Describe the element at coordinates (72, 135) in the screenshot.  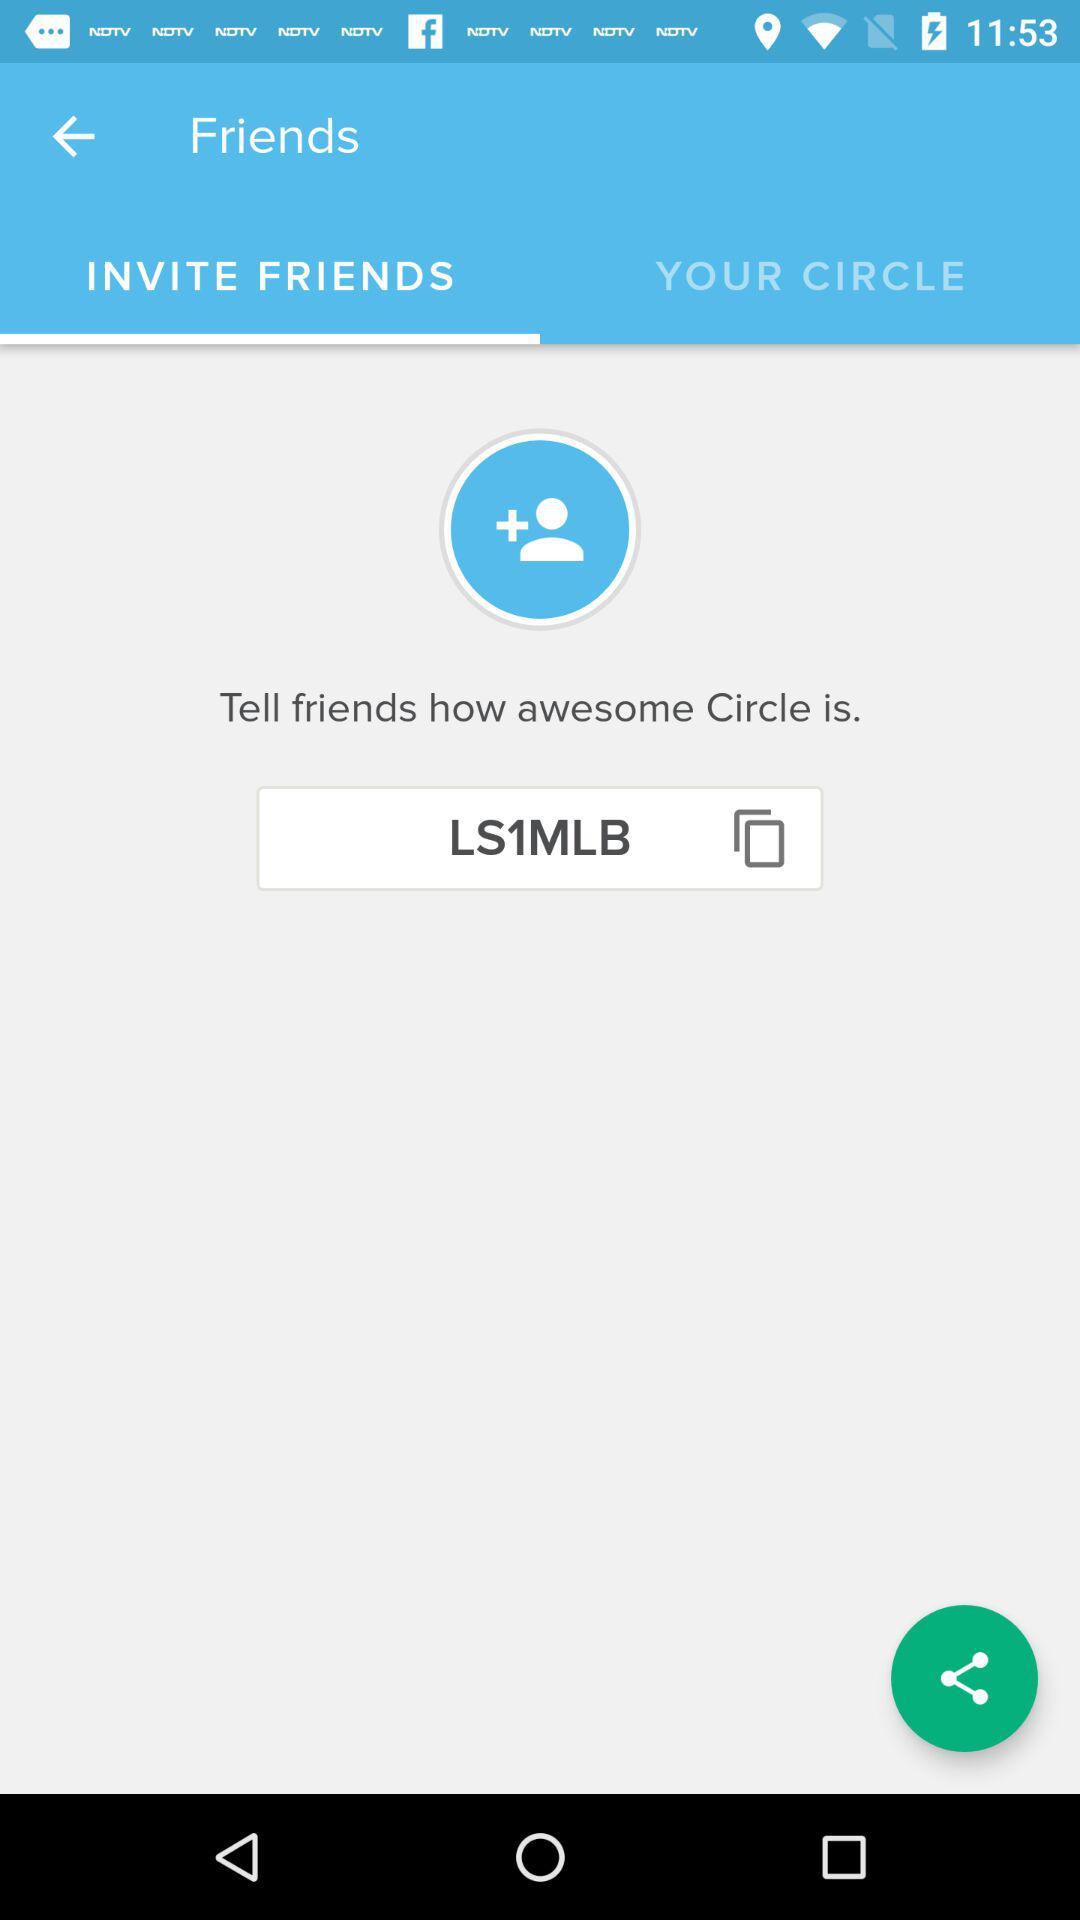
I see `the icon next to the friends icon` at that location.